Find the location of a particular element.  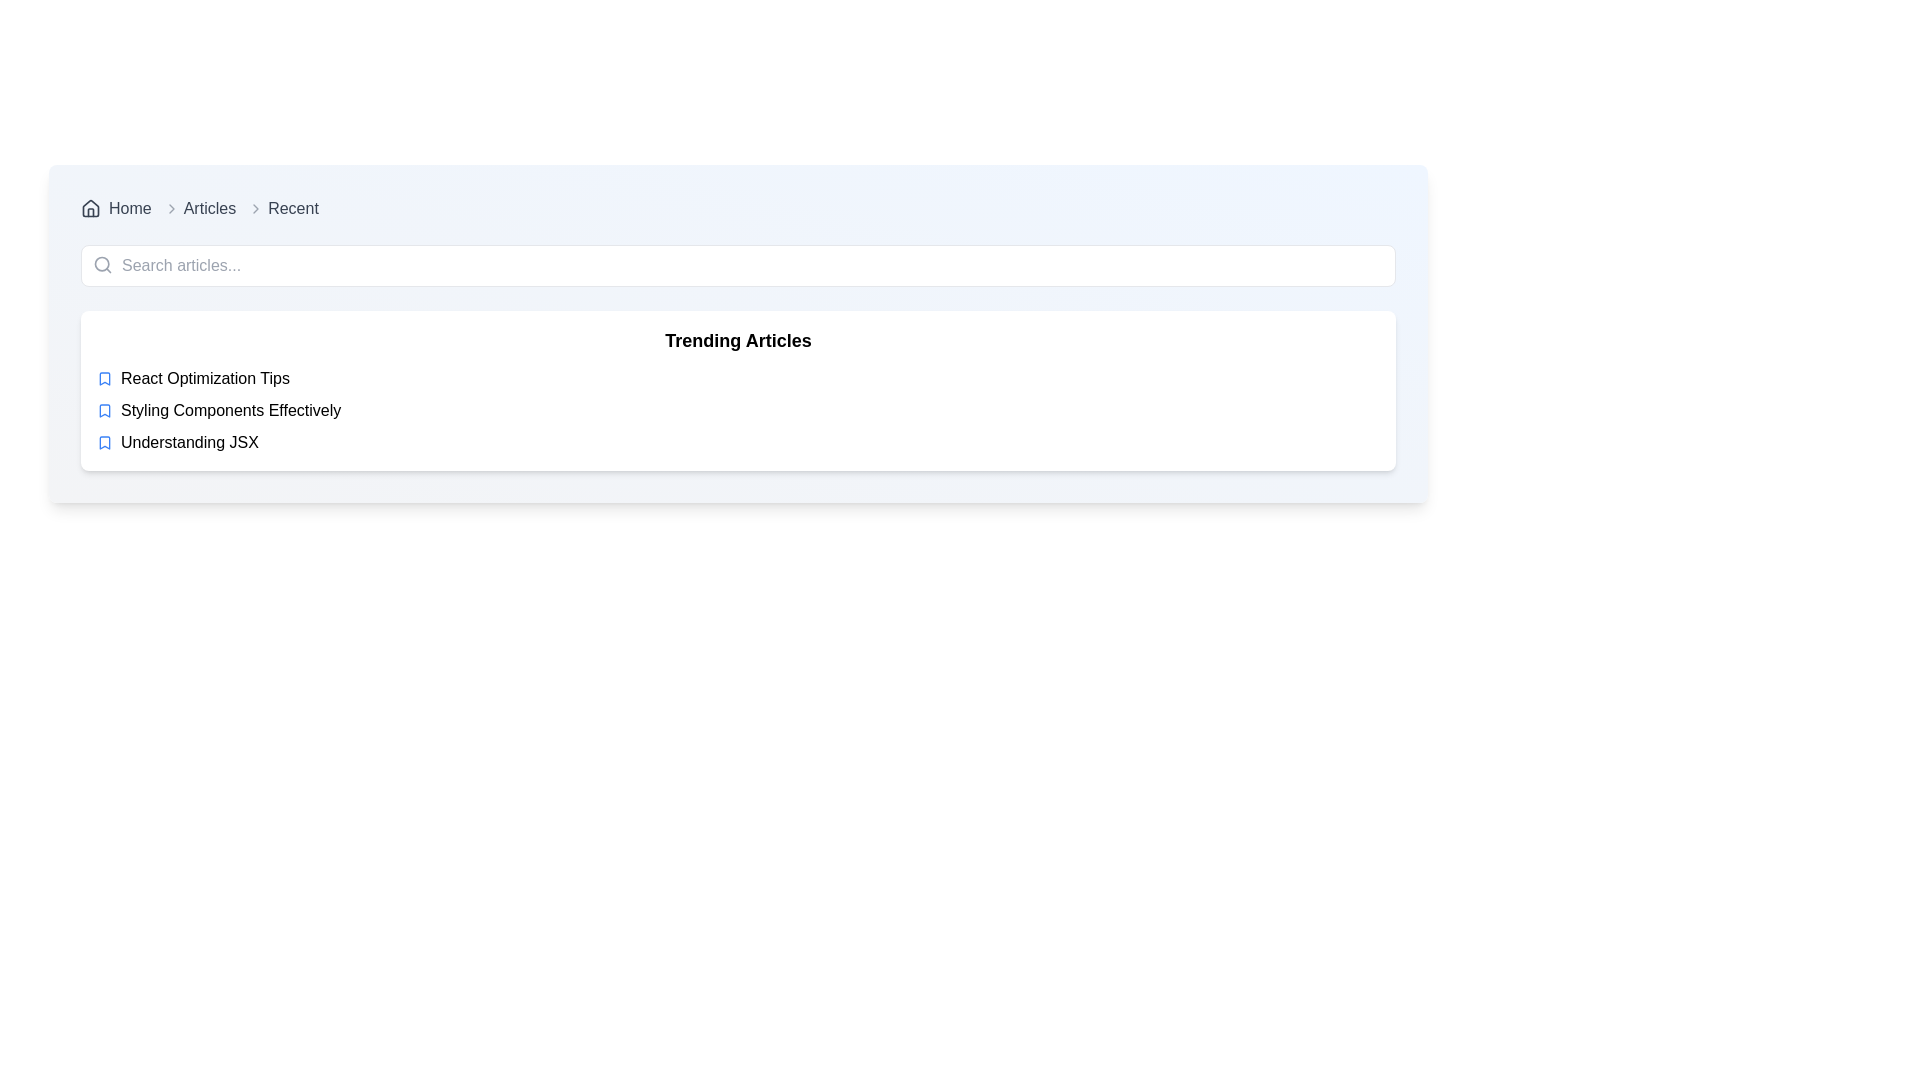

the breadcrumb hyperlink for recent articles is located at coordinates (292, 208).